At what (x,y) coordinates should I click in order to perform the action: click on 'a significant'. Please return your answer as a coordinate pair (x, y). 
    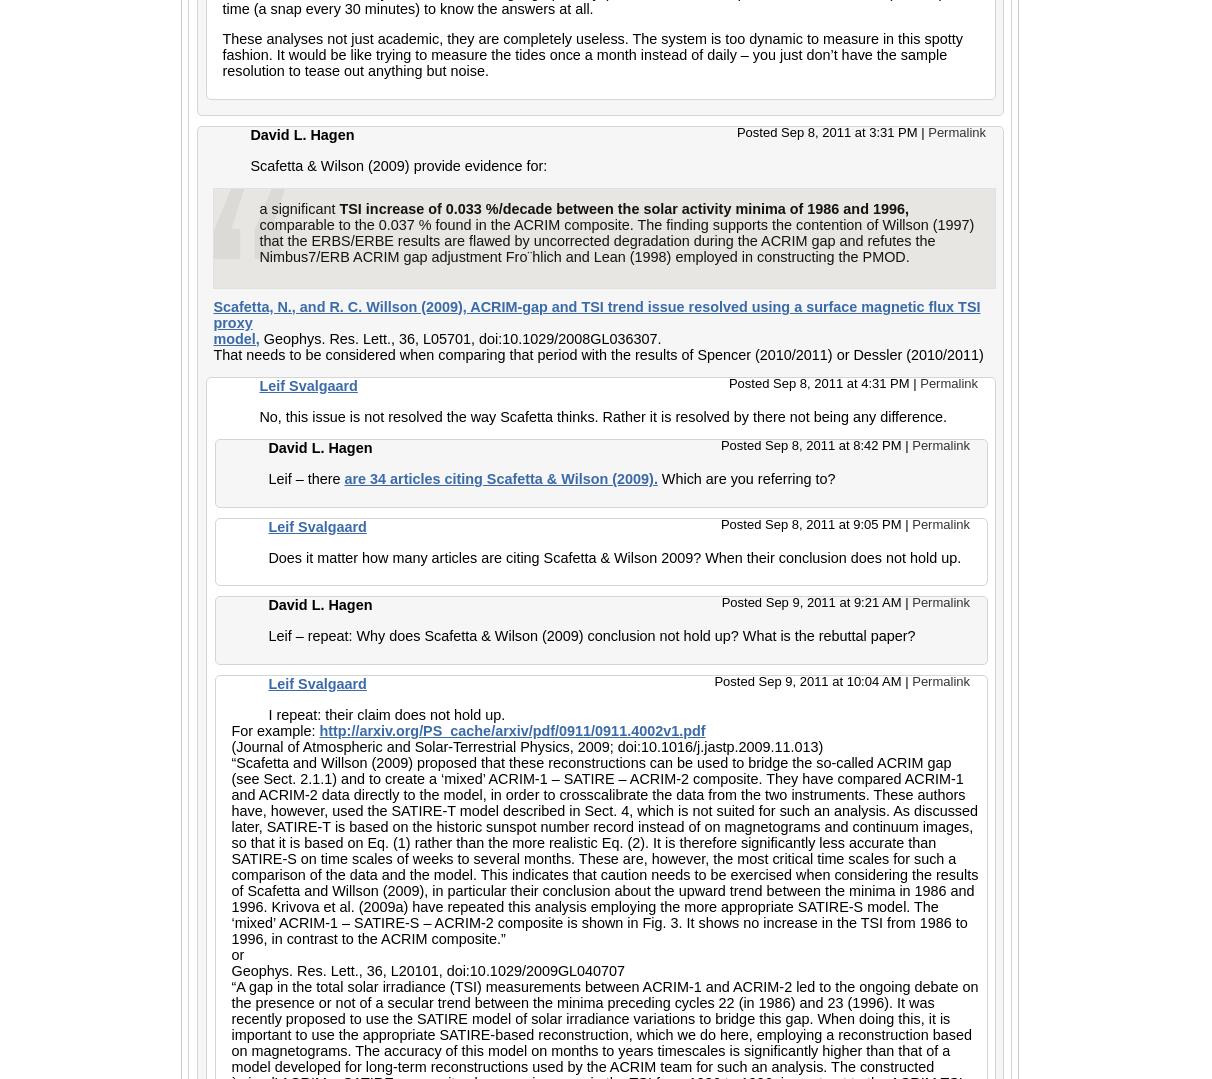
    Looking at the image, I should click on (296, 208).